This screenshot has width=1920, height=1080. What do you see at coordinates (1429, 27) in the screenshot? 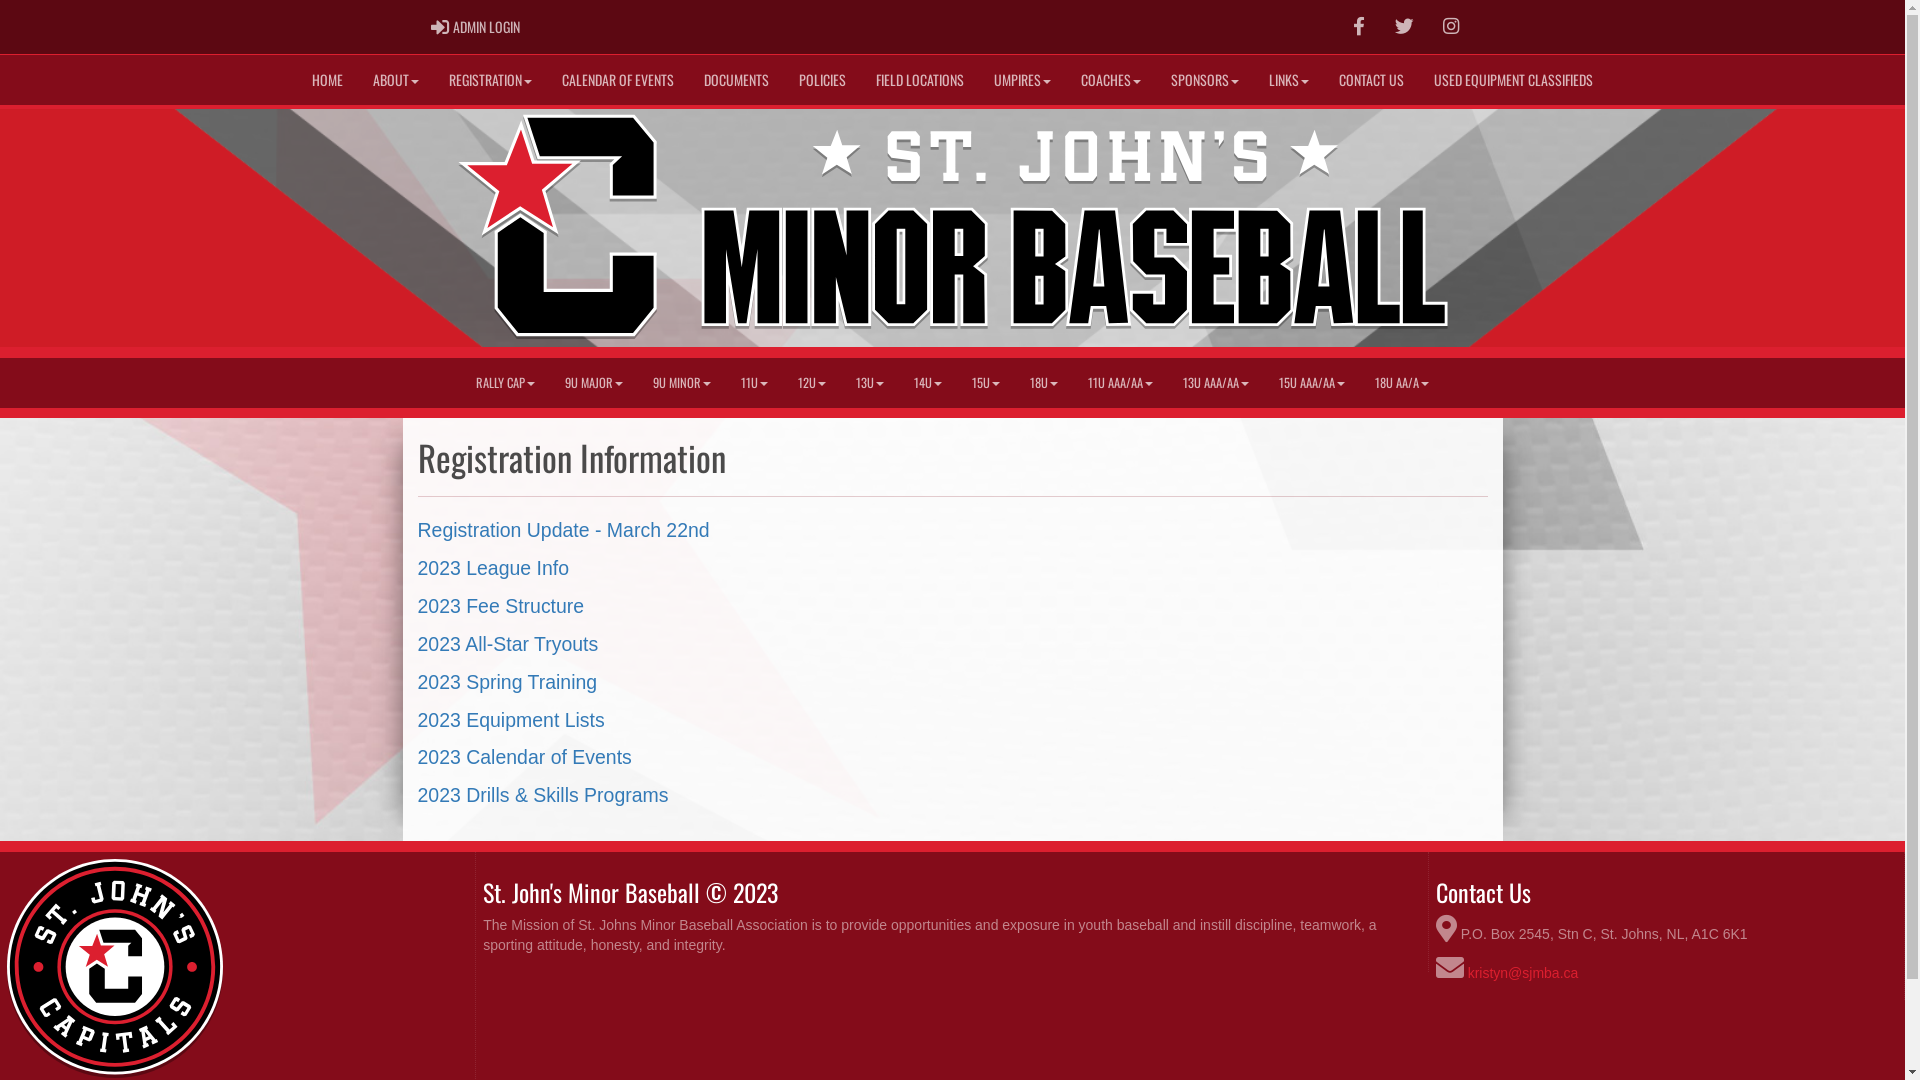
I see `'Instagram'` at bounding box center [1429, 27].